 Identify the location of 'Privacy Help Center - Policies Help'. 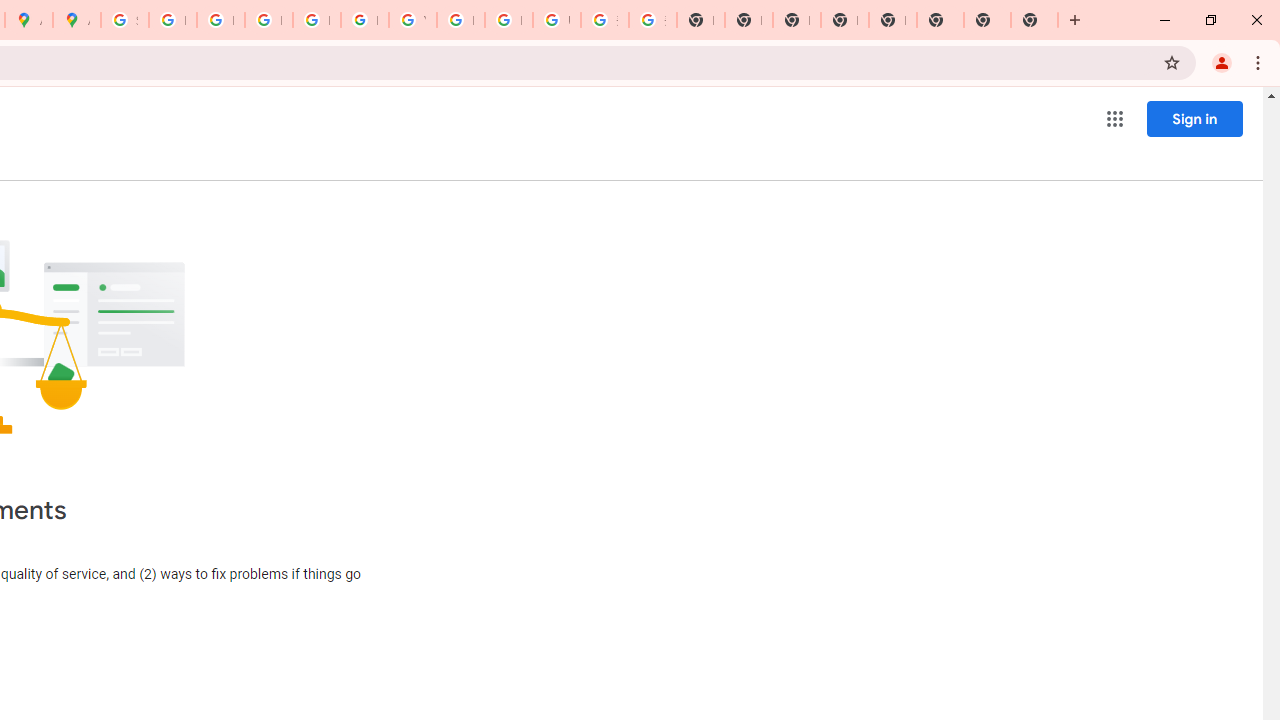
(267, 20).